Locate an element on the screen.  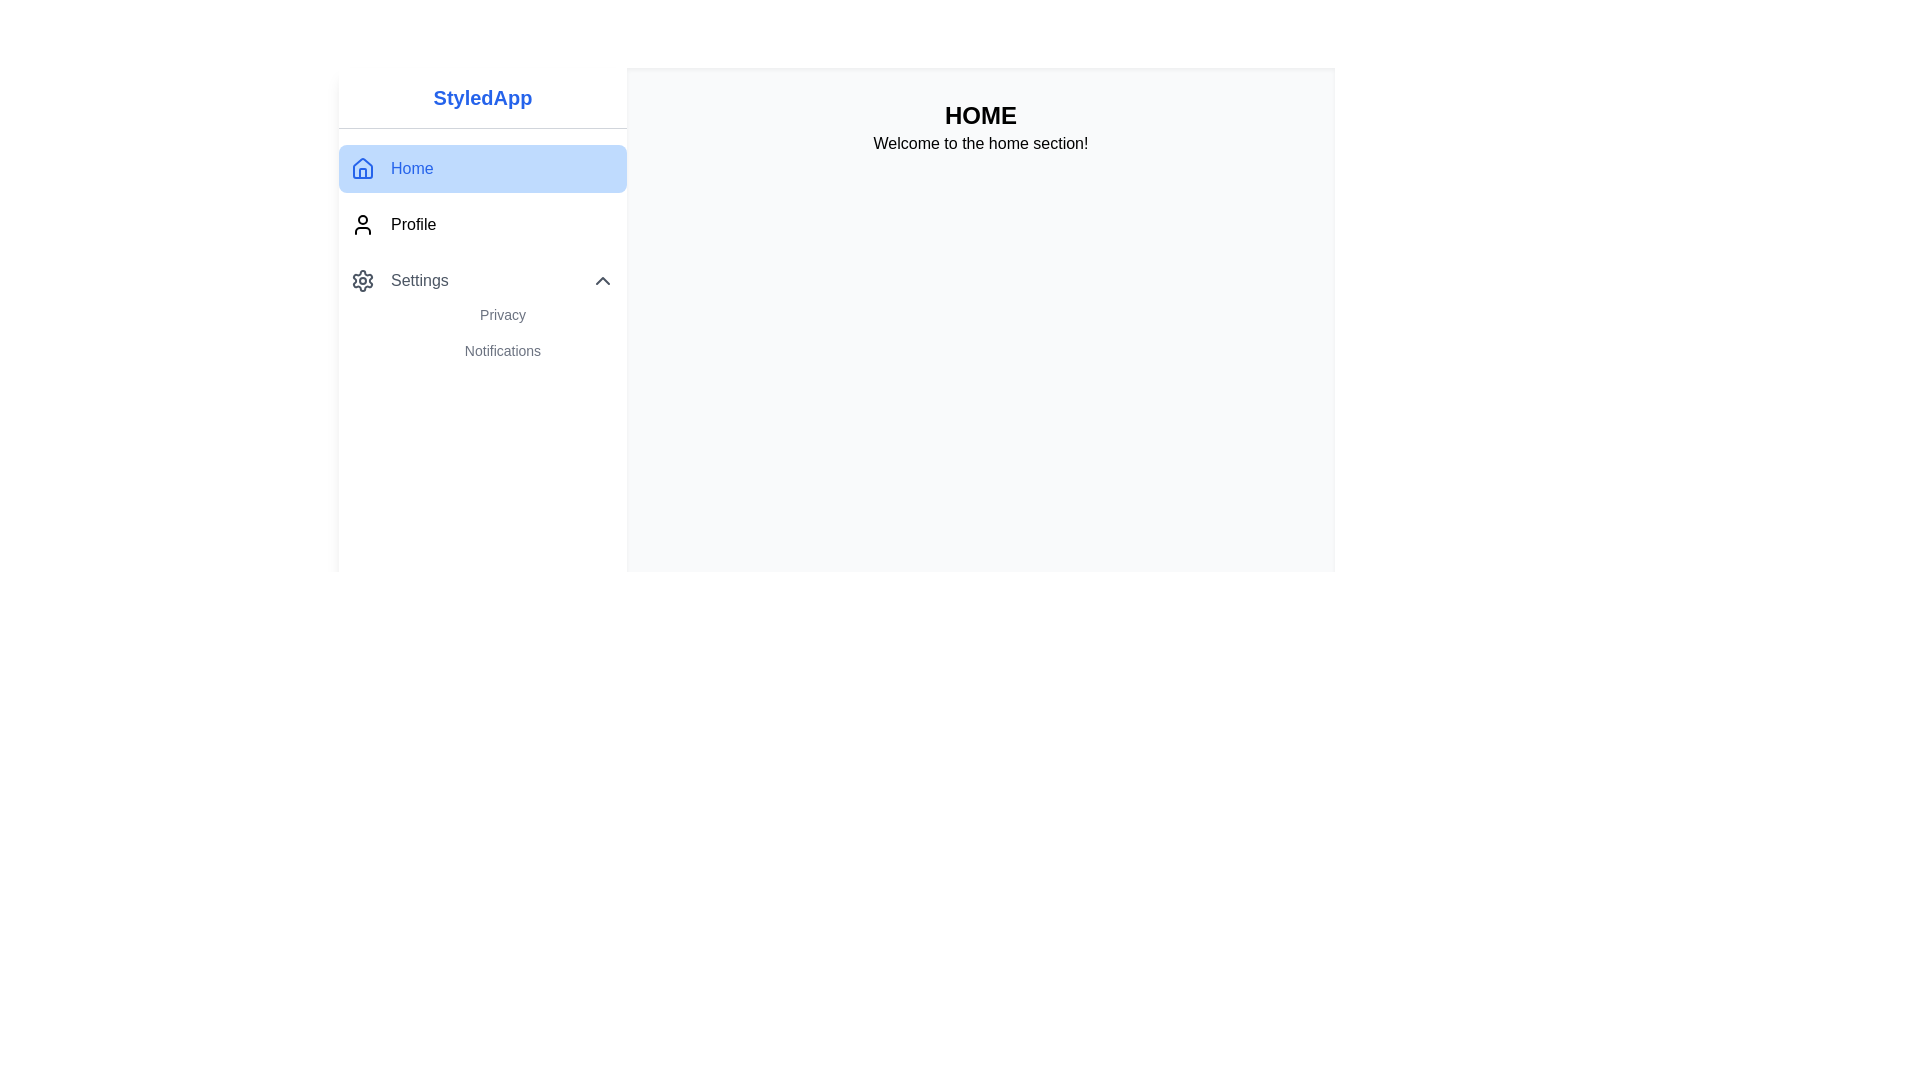
the small gear icon located adjacent to the 'Settings' label in the vertical menu bar, positioned before the text 'Settings' is located at coordinates (363, 281).